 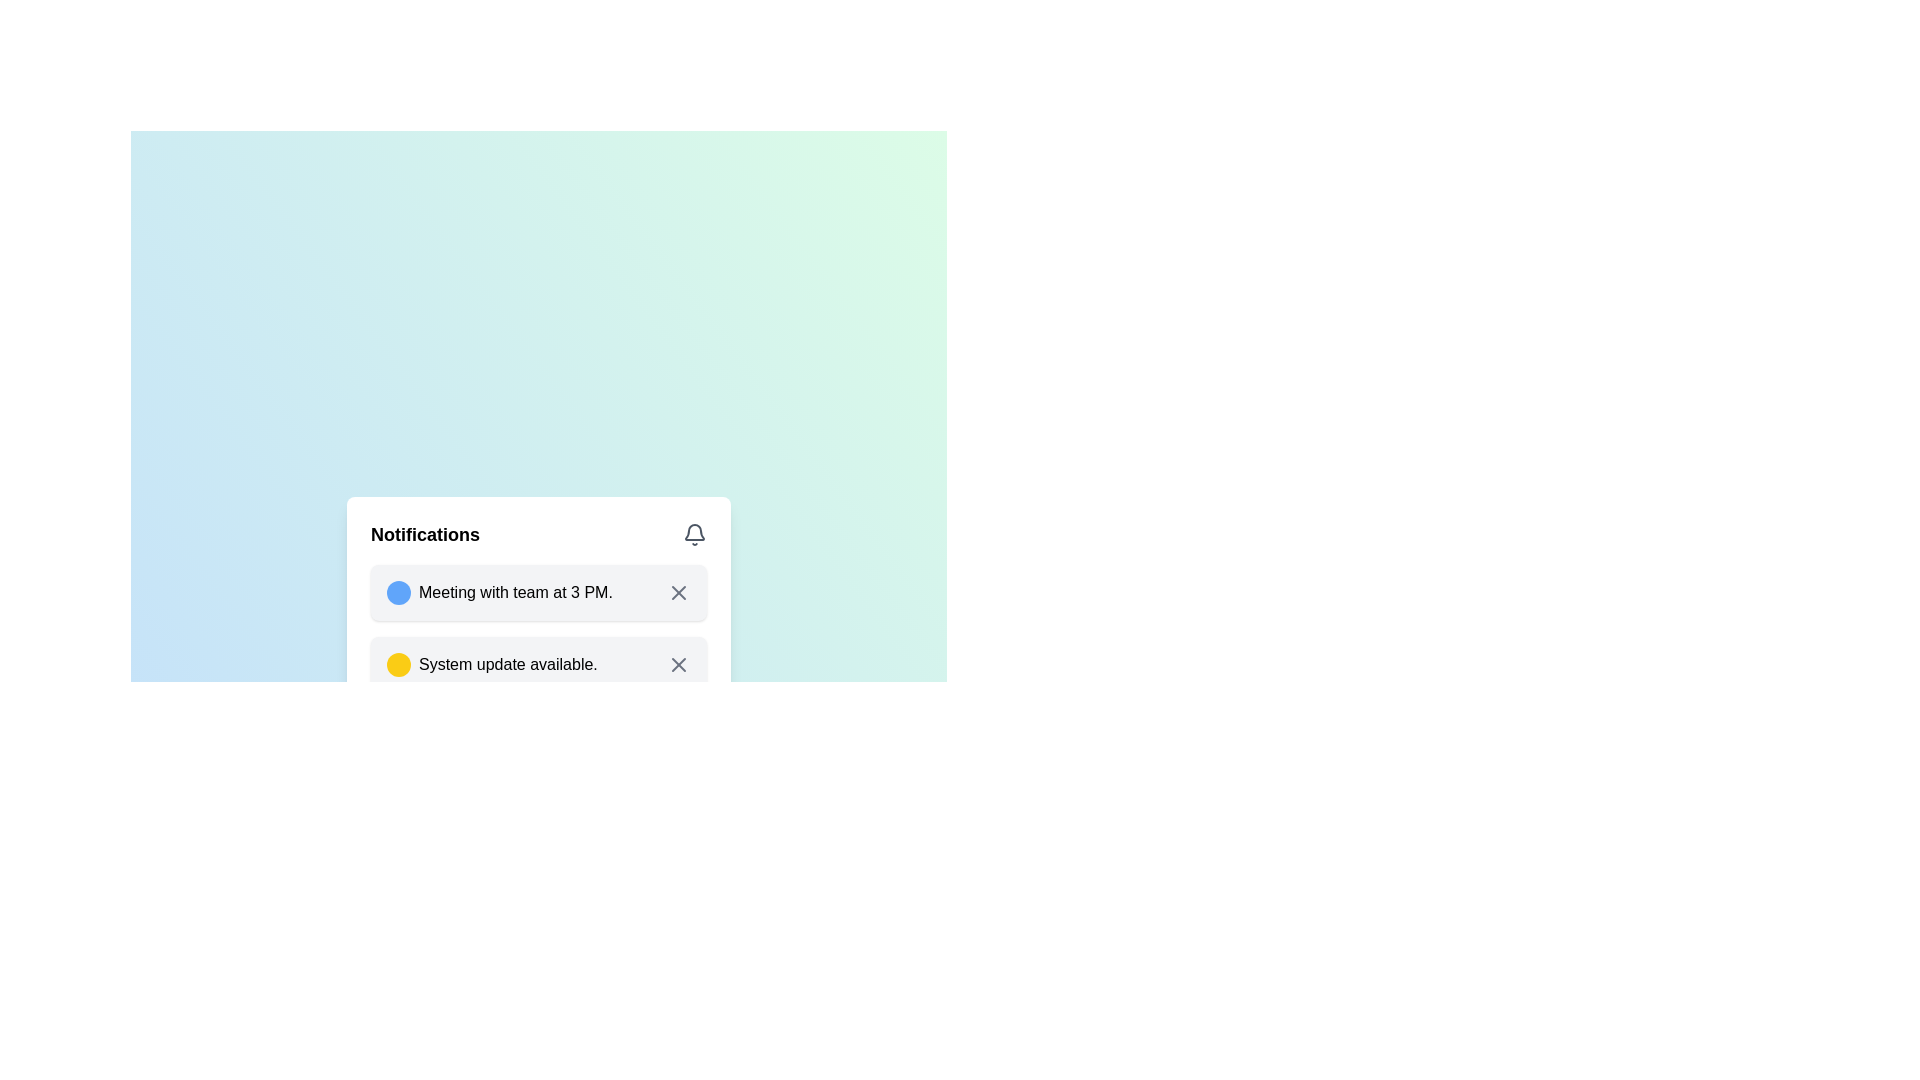 What do you see at coordinates (678, 664) in the screenshot?
I see `the close button located in the bottom-right corner of the panel associated with the notification item 'System update available'` at bounding box center [678, 664].